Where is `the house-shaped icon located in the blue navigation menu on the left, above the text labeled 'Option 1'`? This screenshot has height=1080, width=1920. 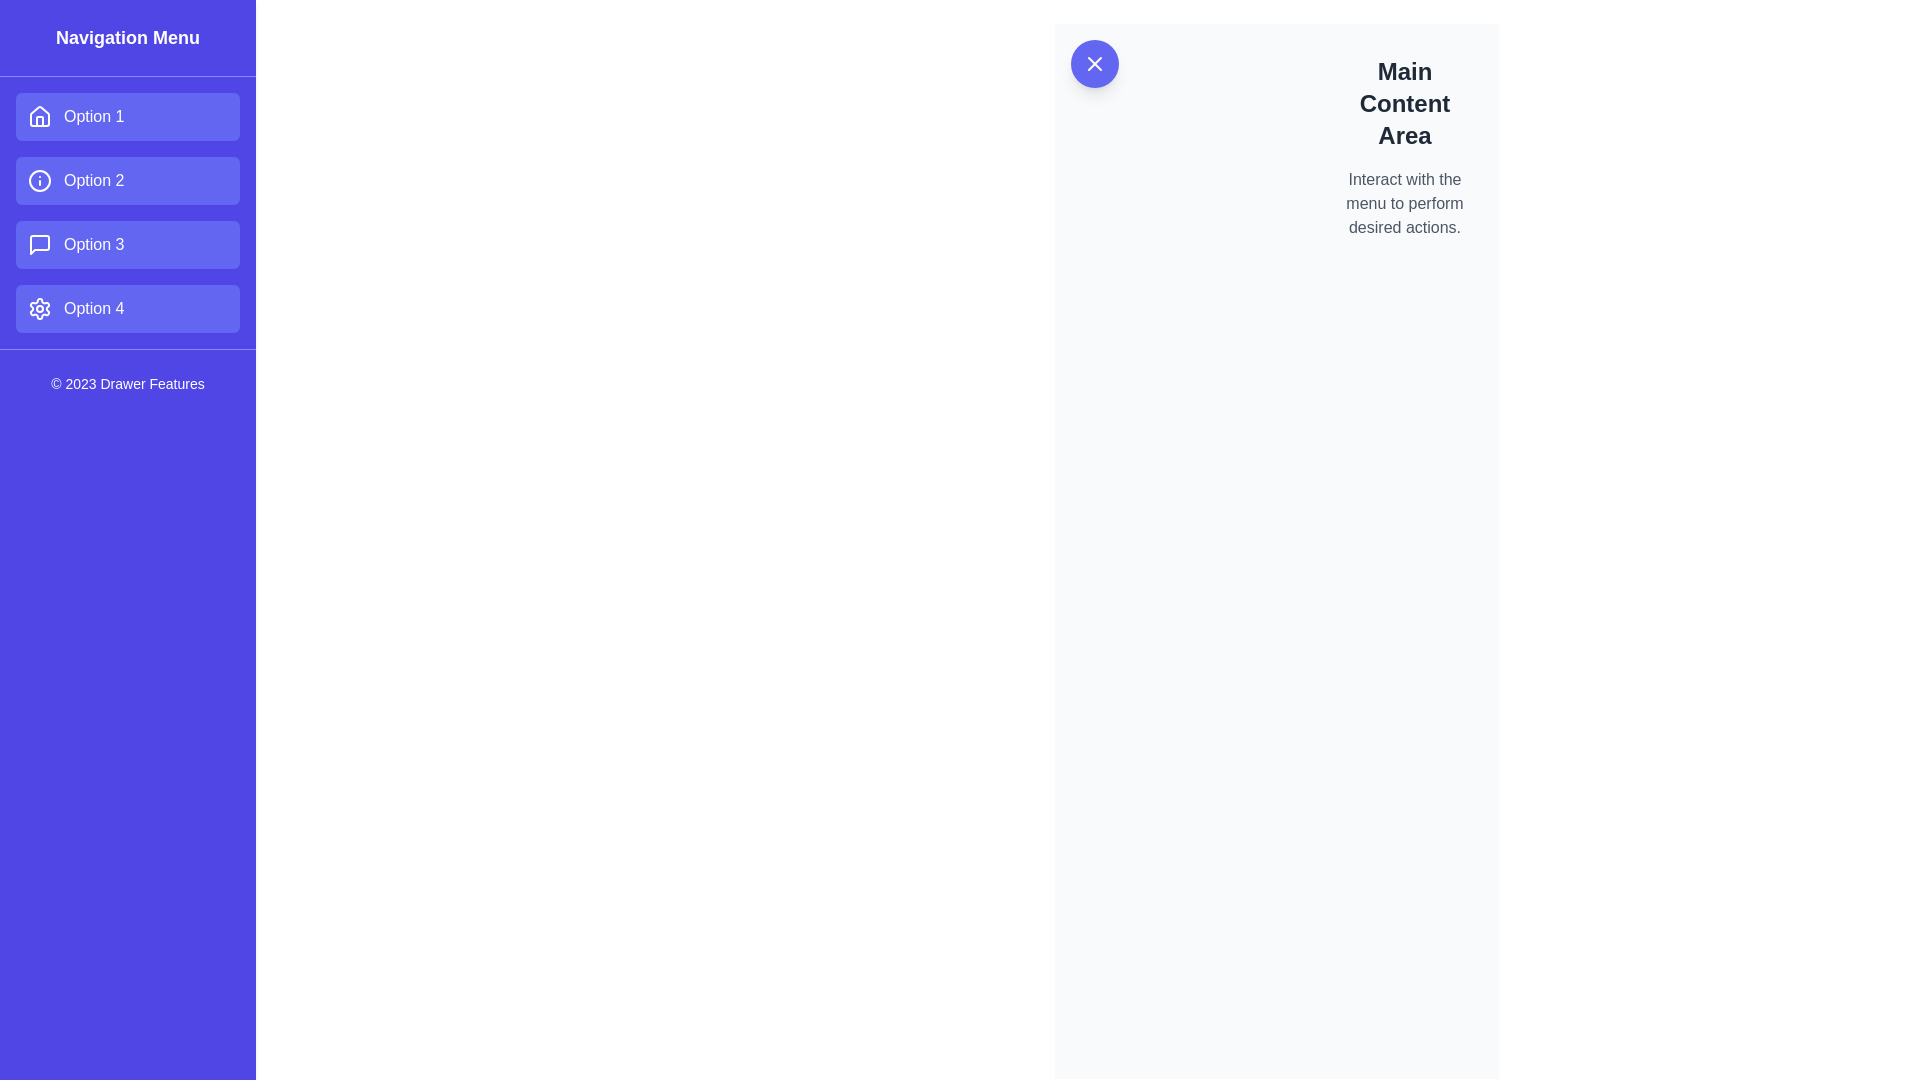 the house-shaped icon located in the blue navigation menu on the left, above the text labeled 'Option 1' is located at coordinates (39, 115).